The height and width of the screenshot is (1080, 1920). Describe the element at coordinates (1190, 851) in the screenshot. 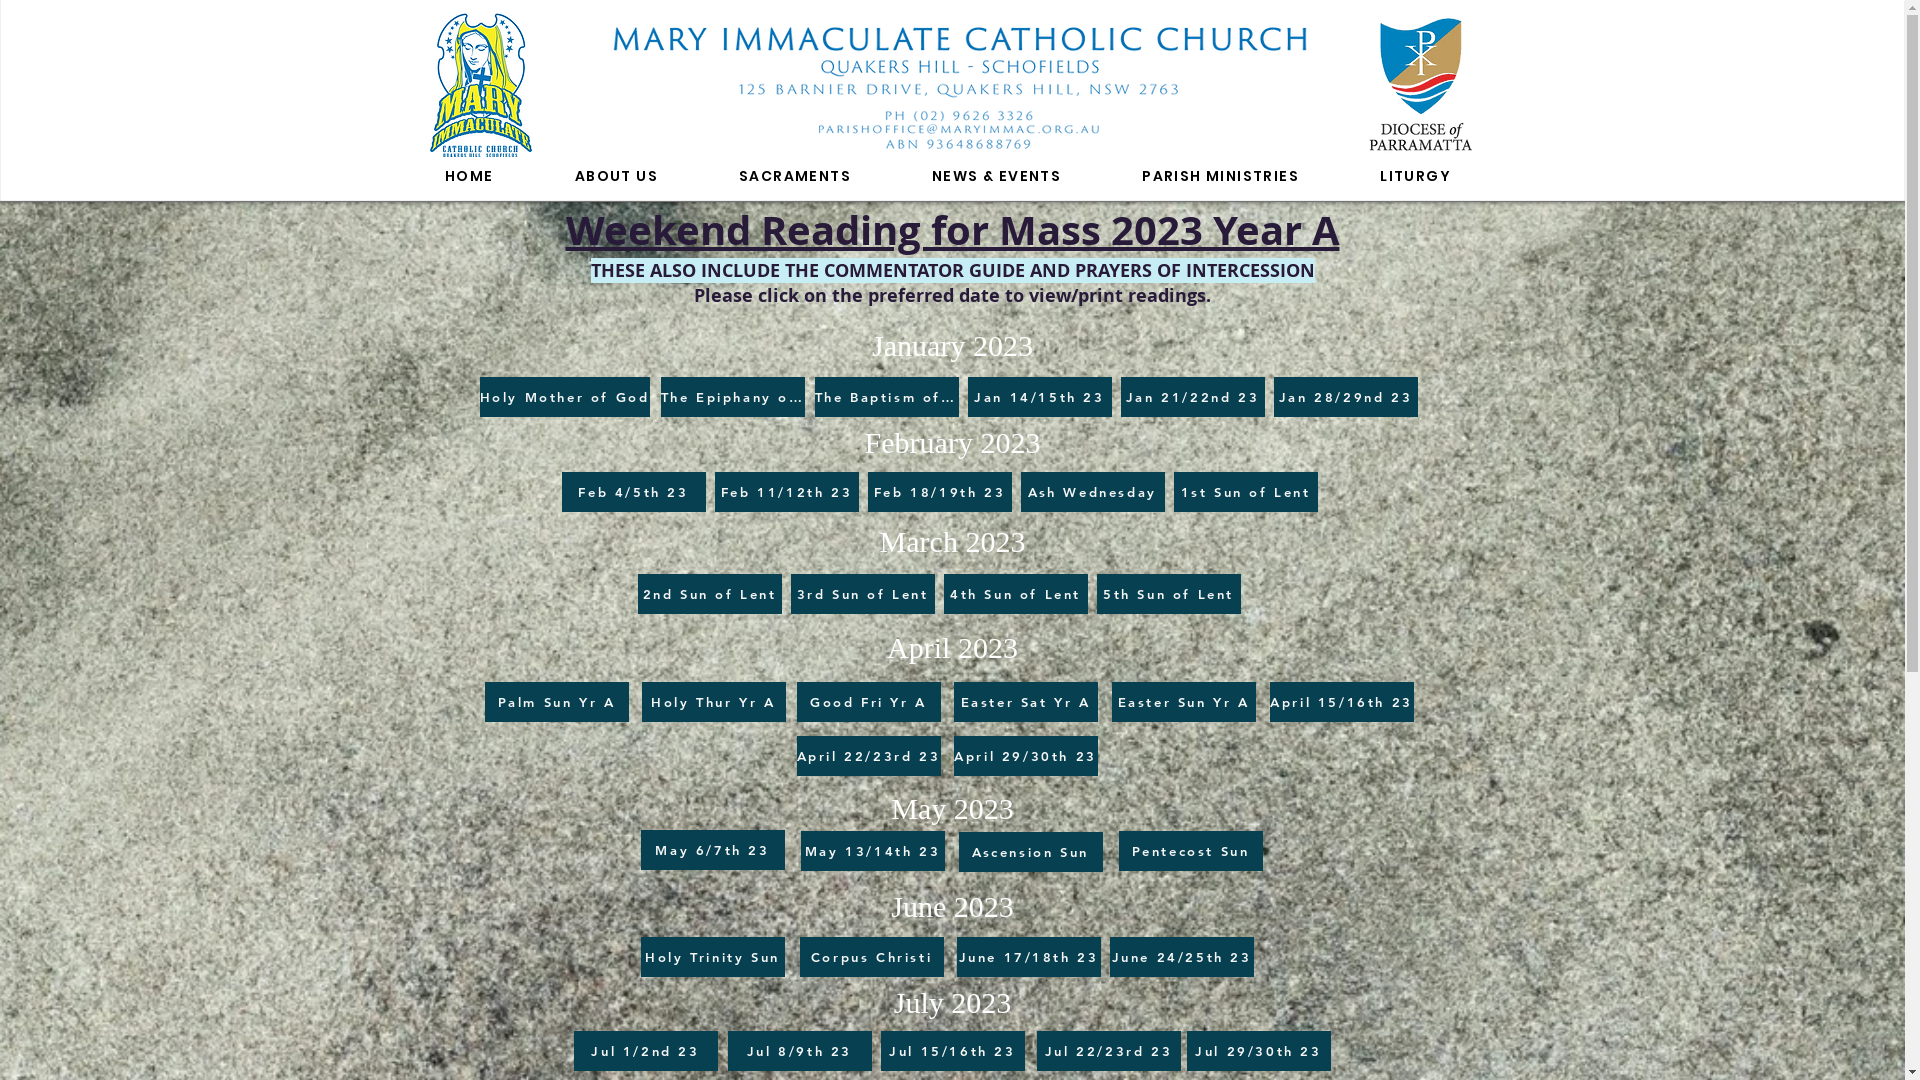

I see `'Pentecost Sun'` at that location.